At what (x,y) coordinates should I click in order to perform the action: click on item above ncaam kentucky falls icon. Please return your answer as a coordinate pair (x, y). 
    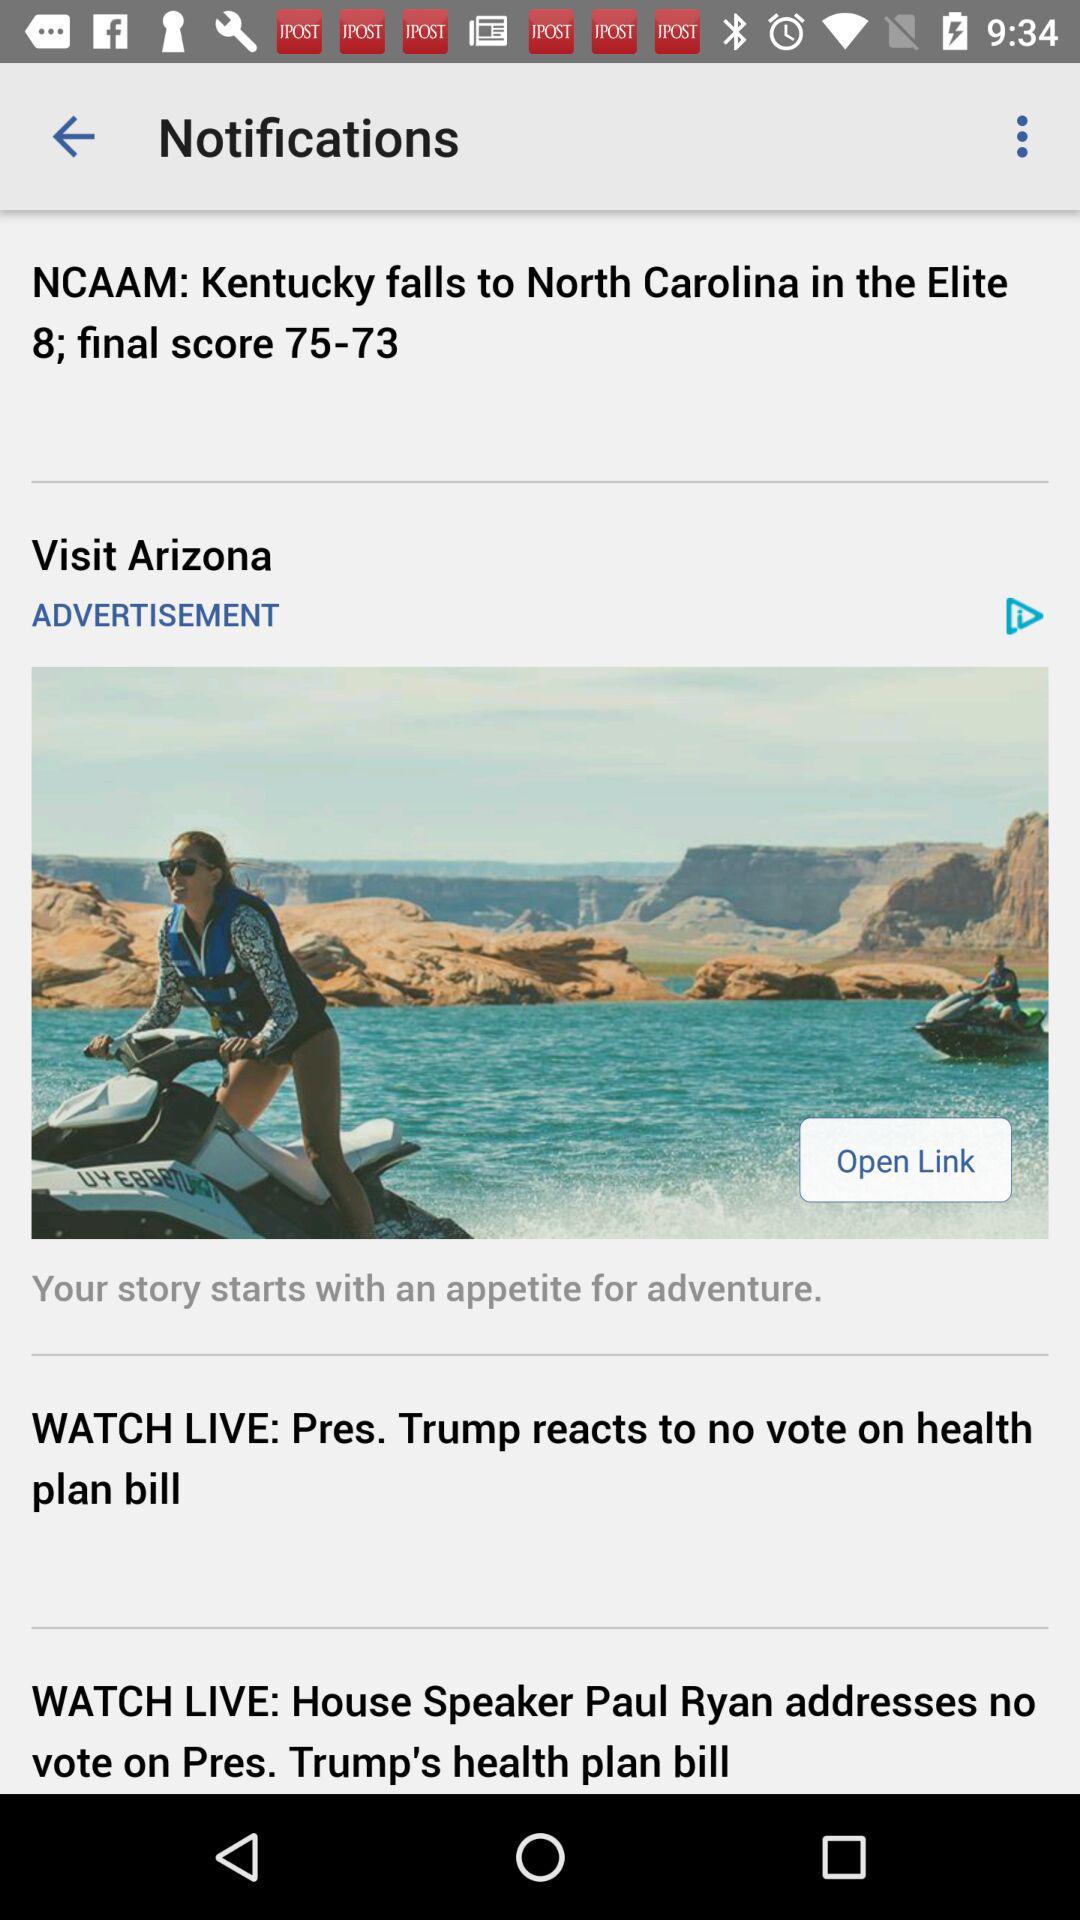
    Looking at the image, I should click on (1027, 135).